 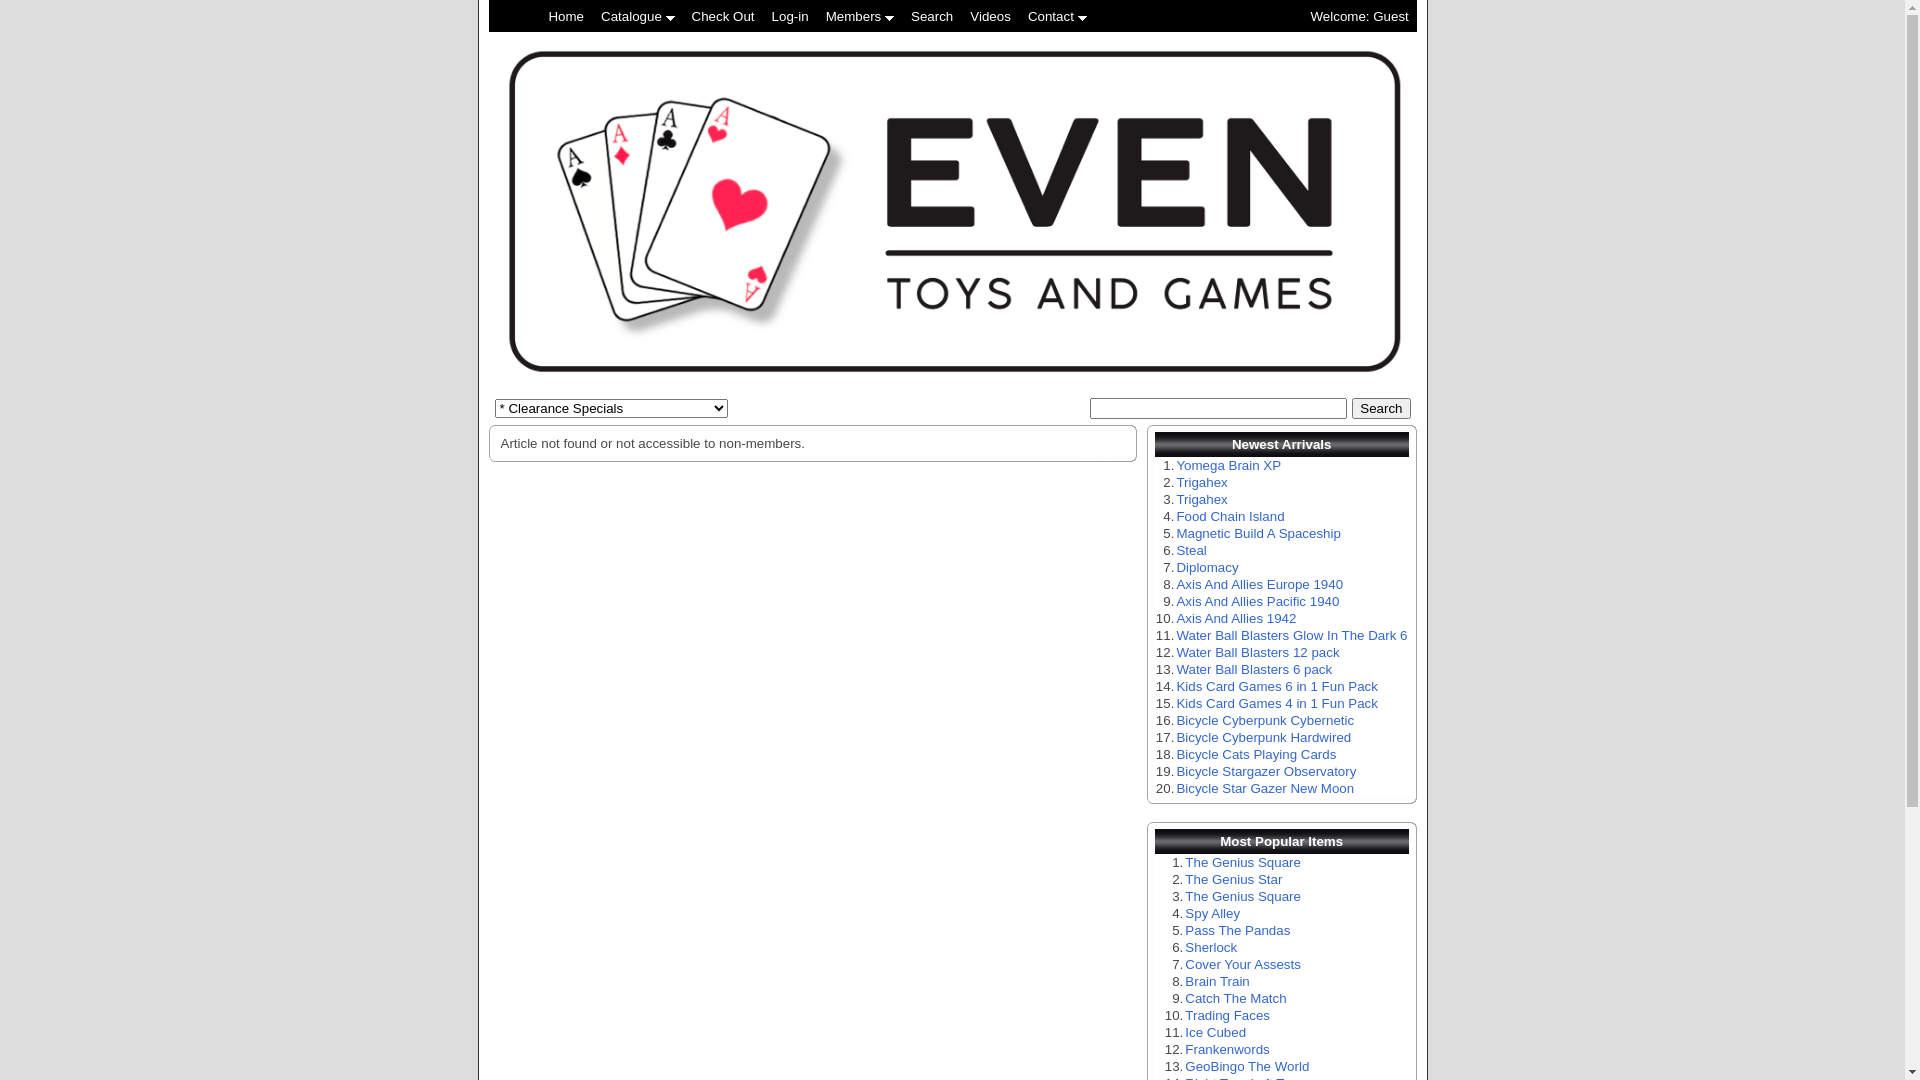 What do you see at coordinates (763, 16) in the screenshot?
I see `'Log-in'` at bounding box center [763, 16].